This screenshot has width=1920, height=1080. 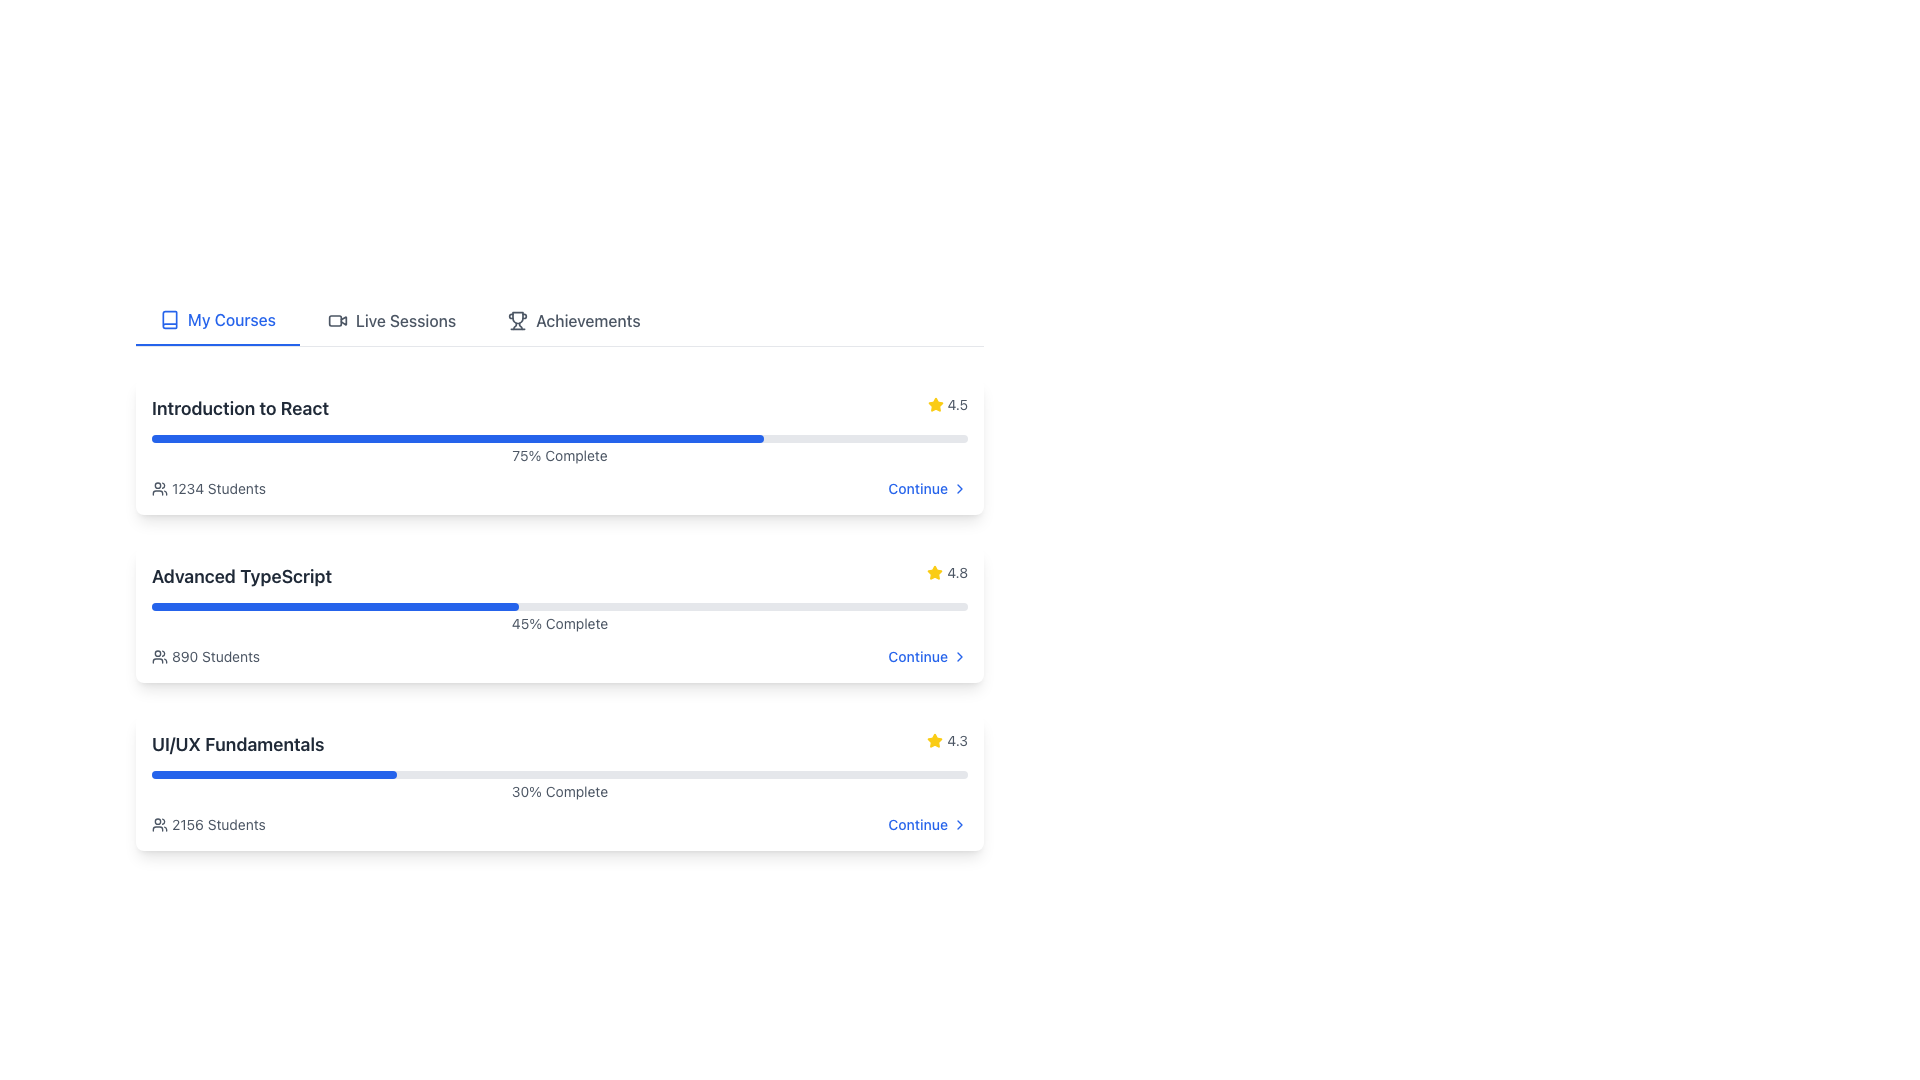 What do you see at coordinates (560, 438) in the screenshot?
I see `the uppermost progress bar that shows '75% Complete' and has a blue-filled section representing 75% completion` at bounding box center [560, 438].